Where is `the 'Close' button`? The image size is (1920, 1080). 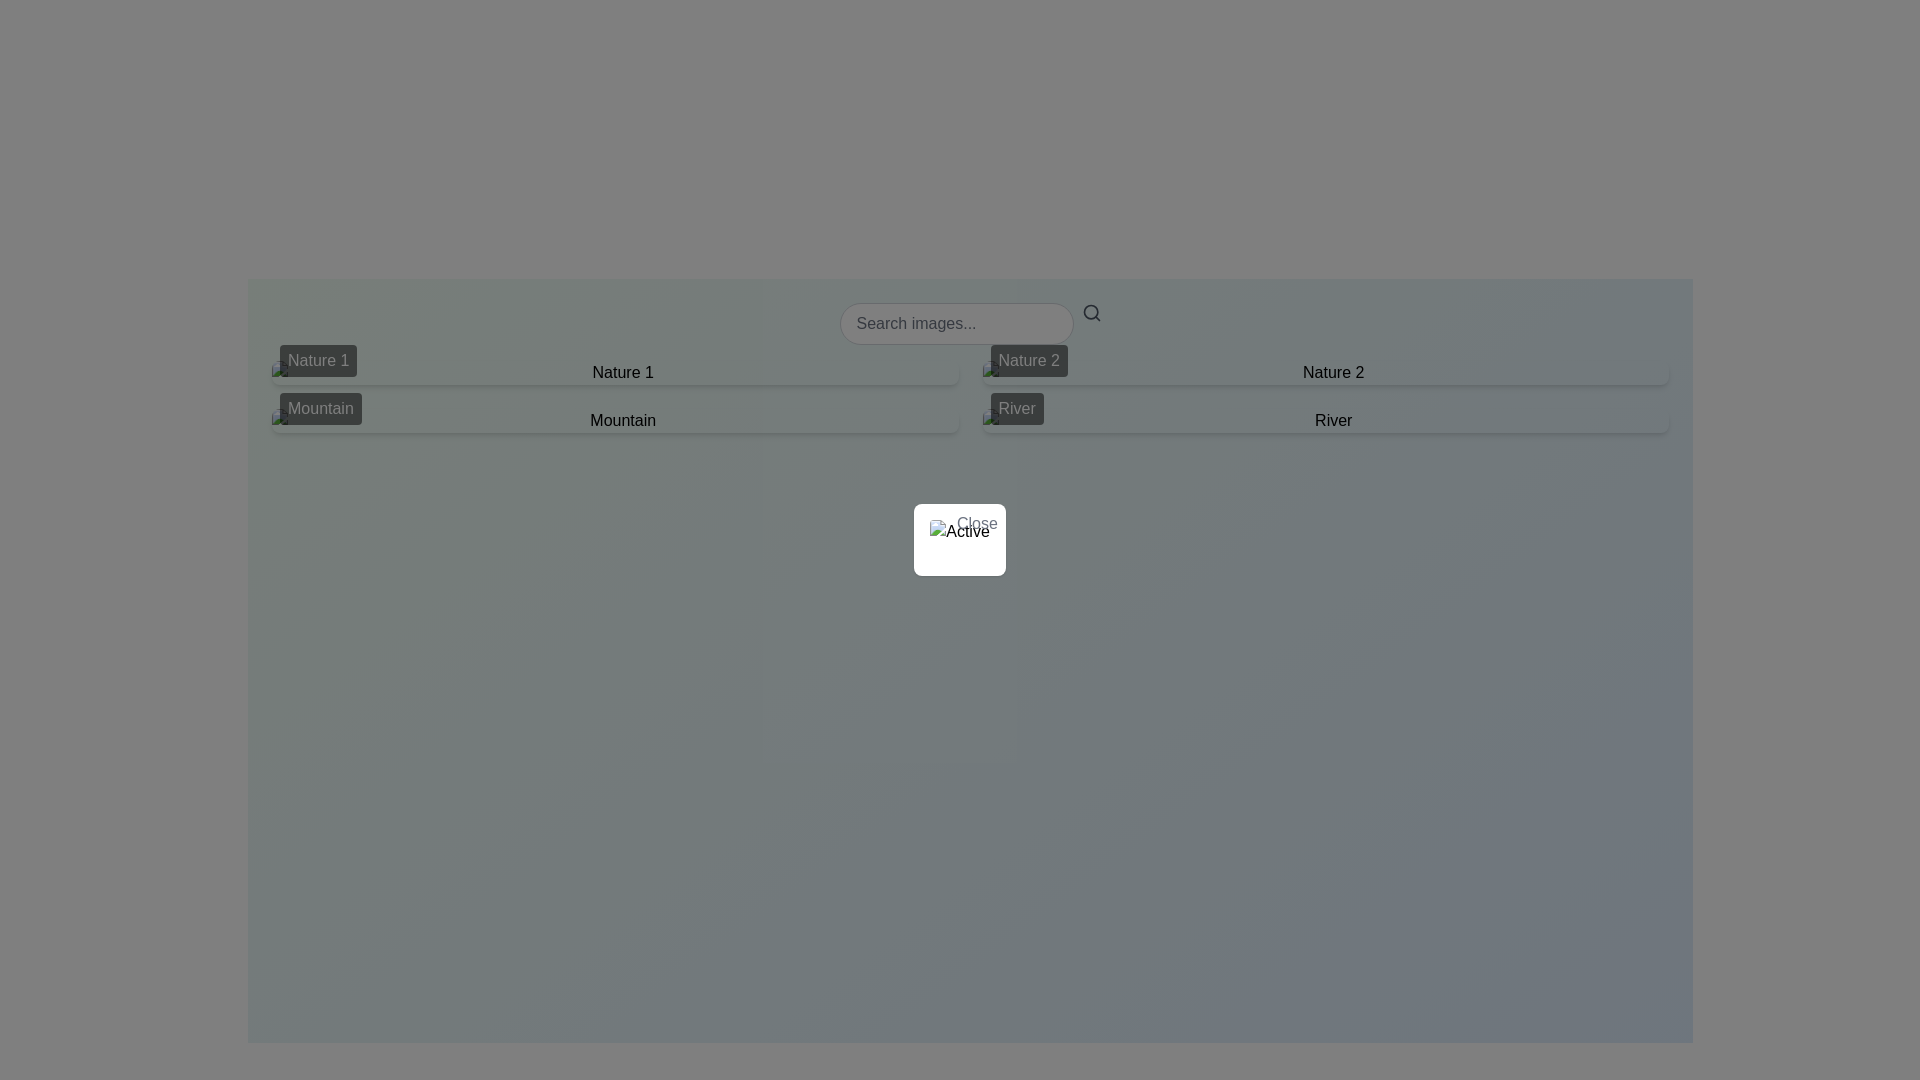
the 'Close' button is located at coordinates (977, 523).